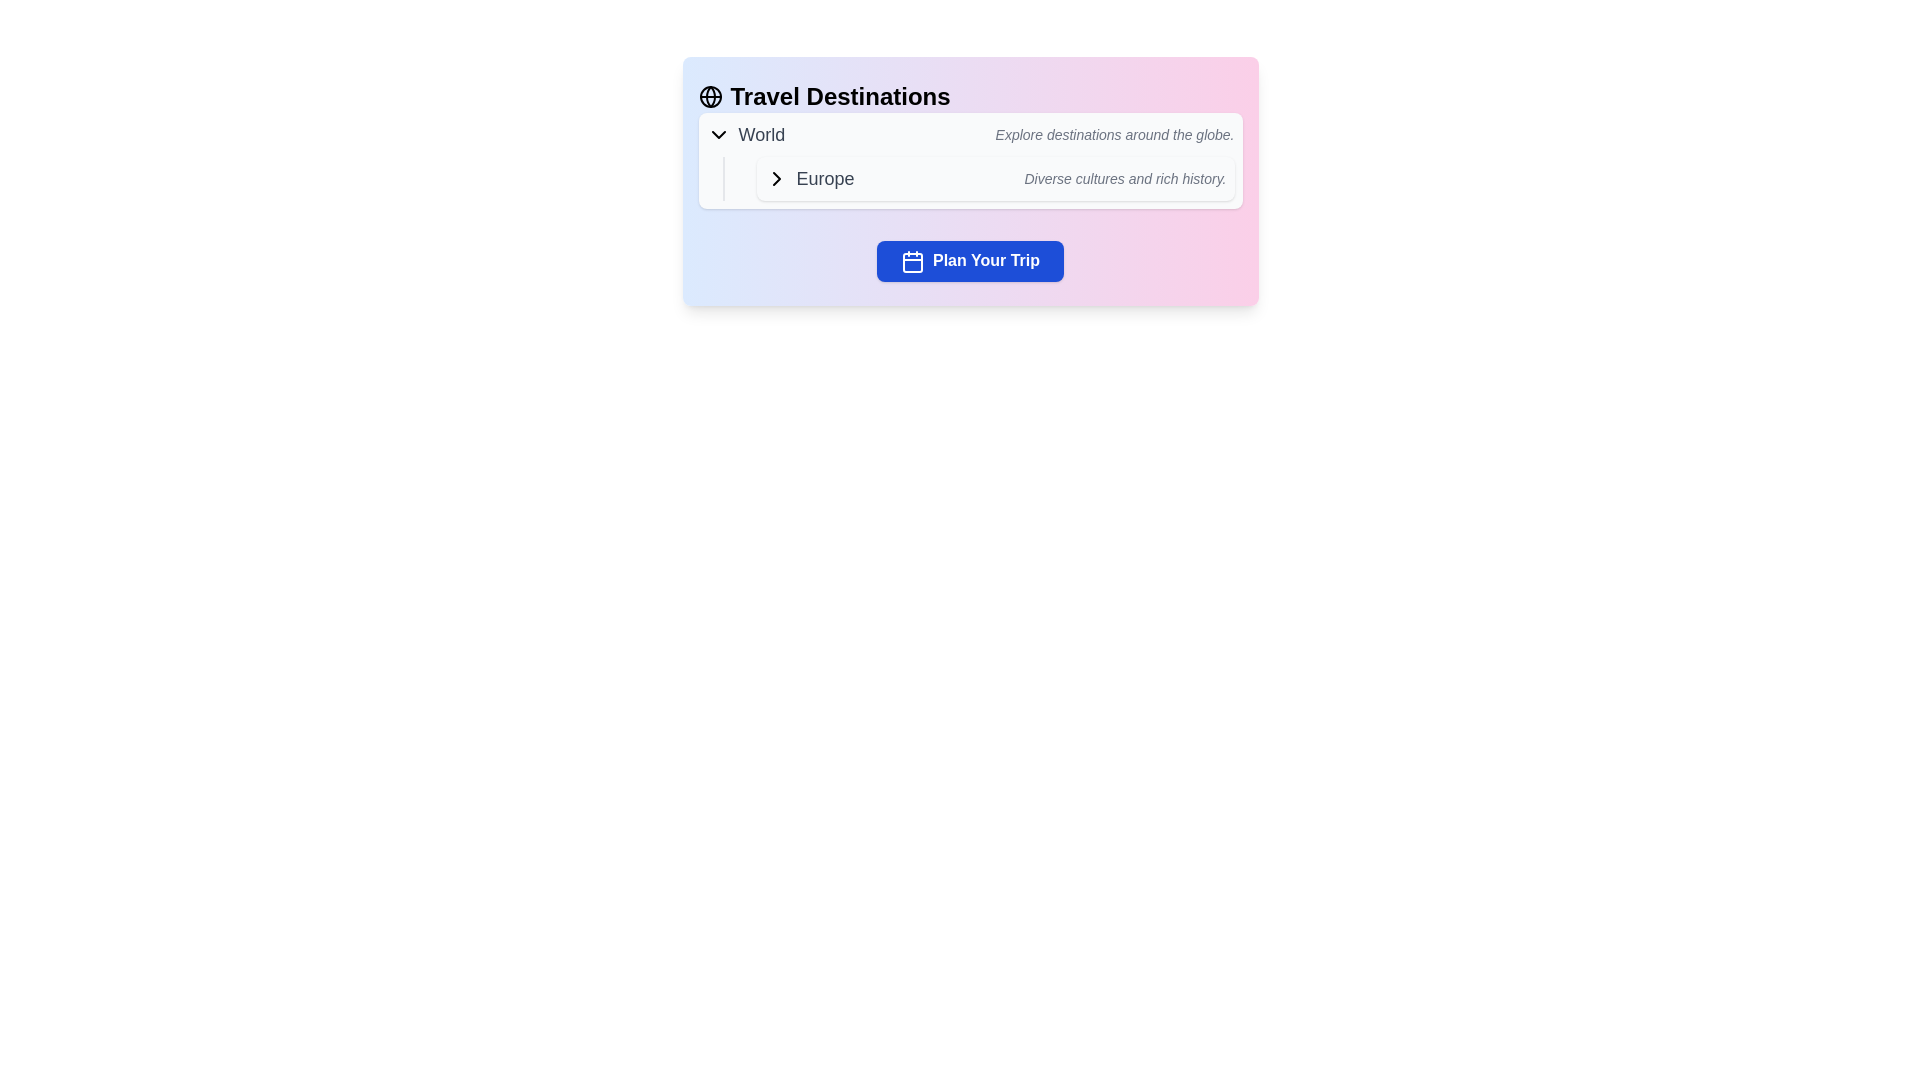 The width and height of the screenshot is (1920, 1080). Describe the element at coordinates (744, 135) in the screenshot. I see `the 'World' label in the dropdown component` at that location.